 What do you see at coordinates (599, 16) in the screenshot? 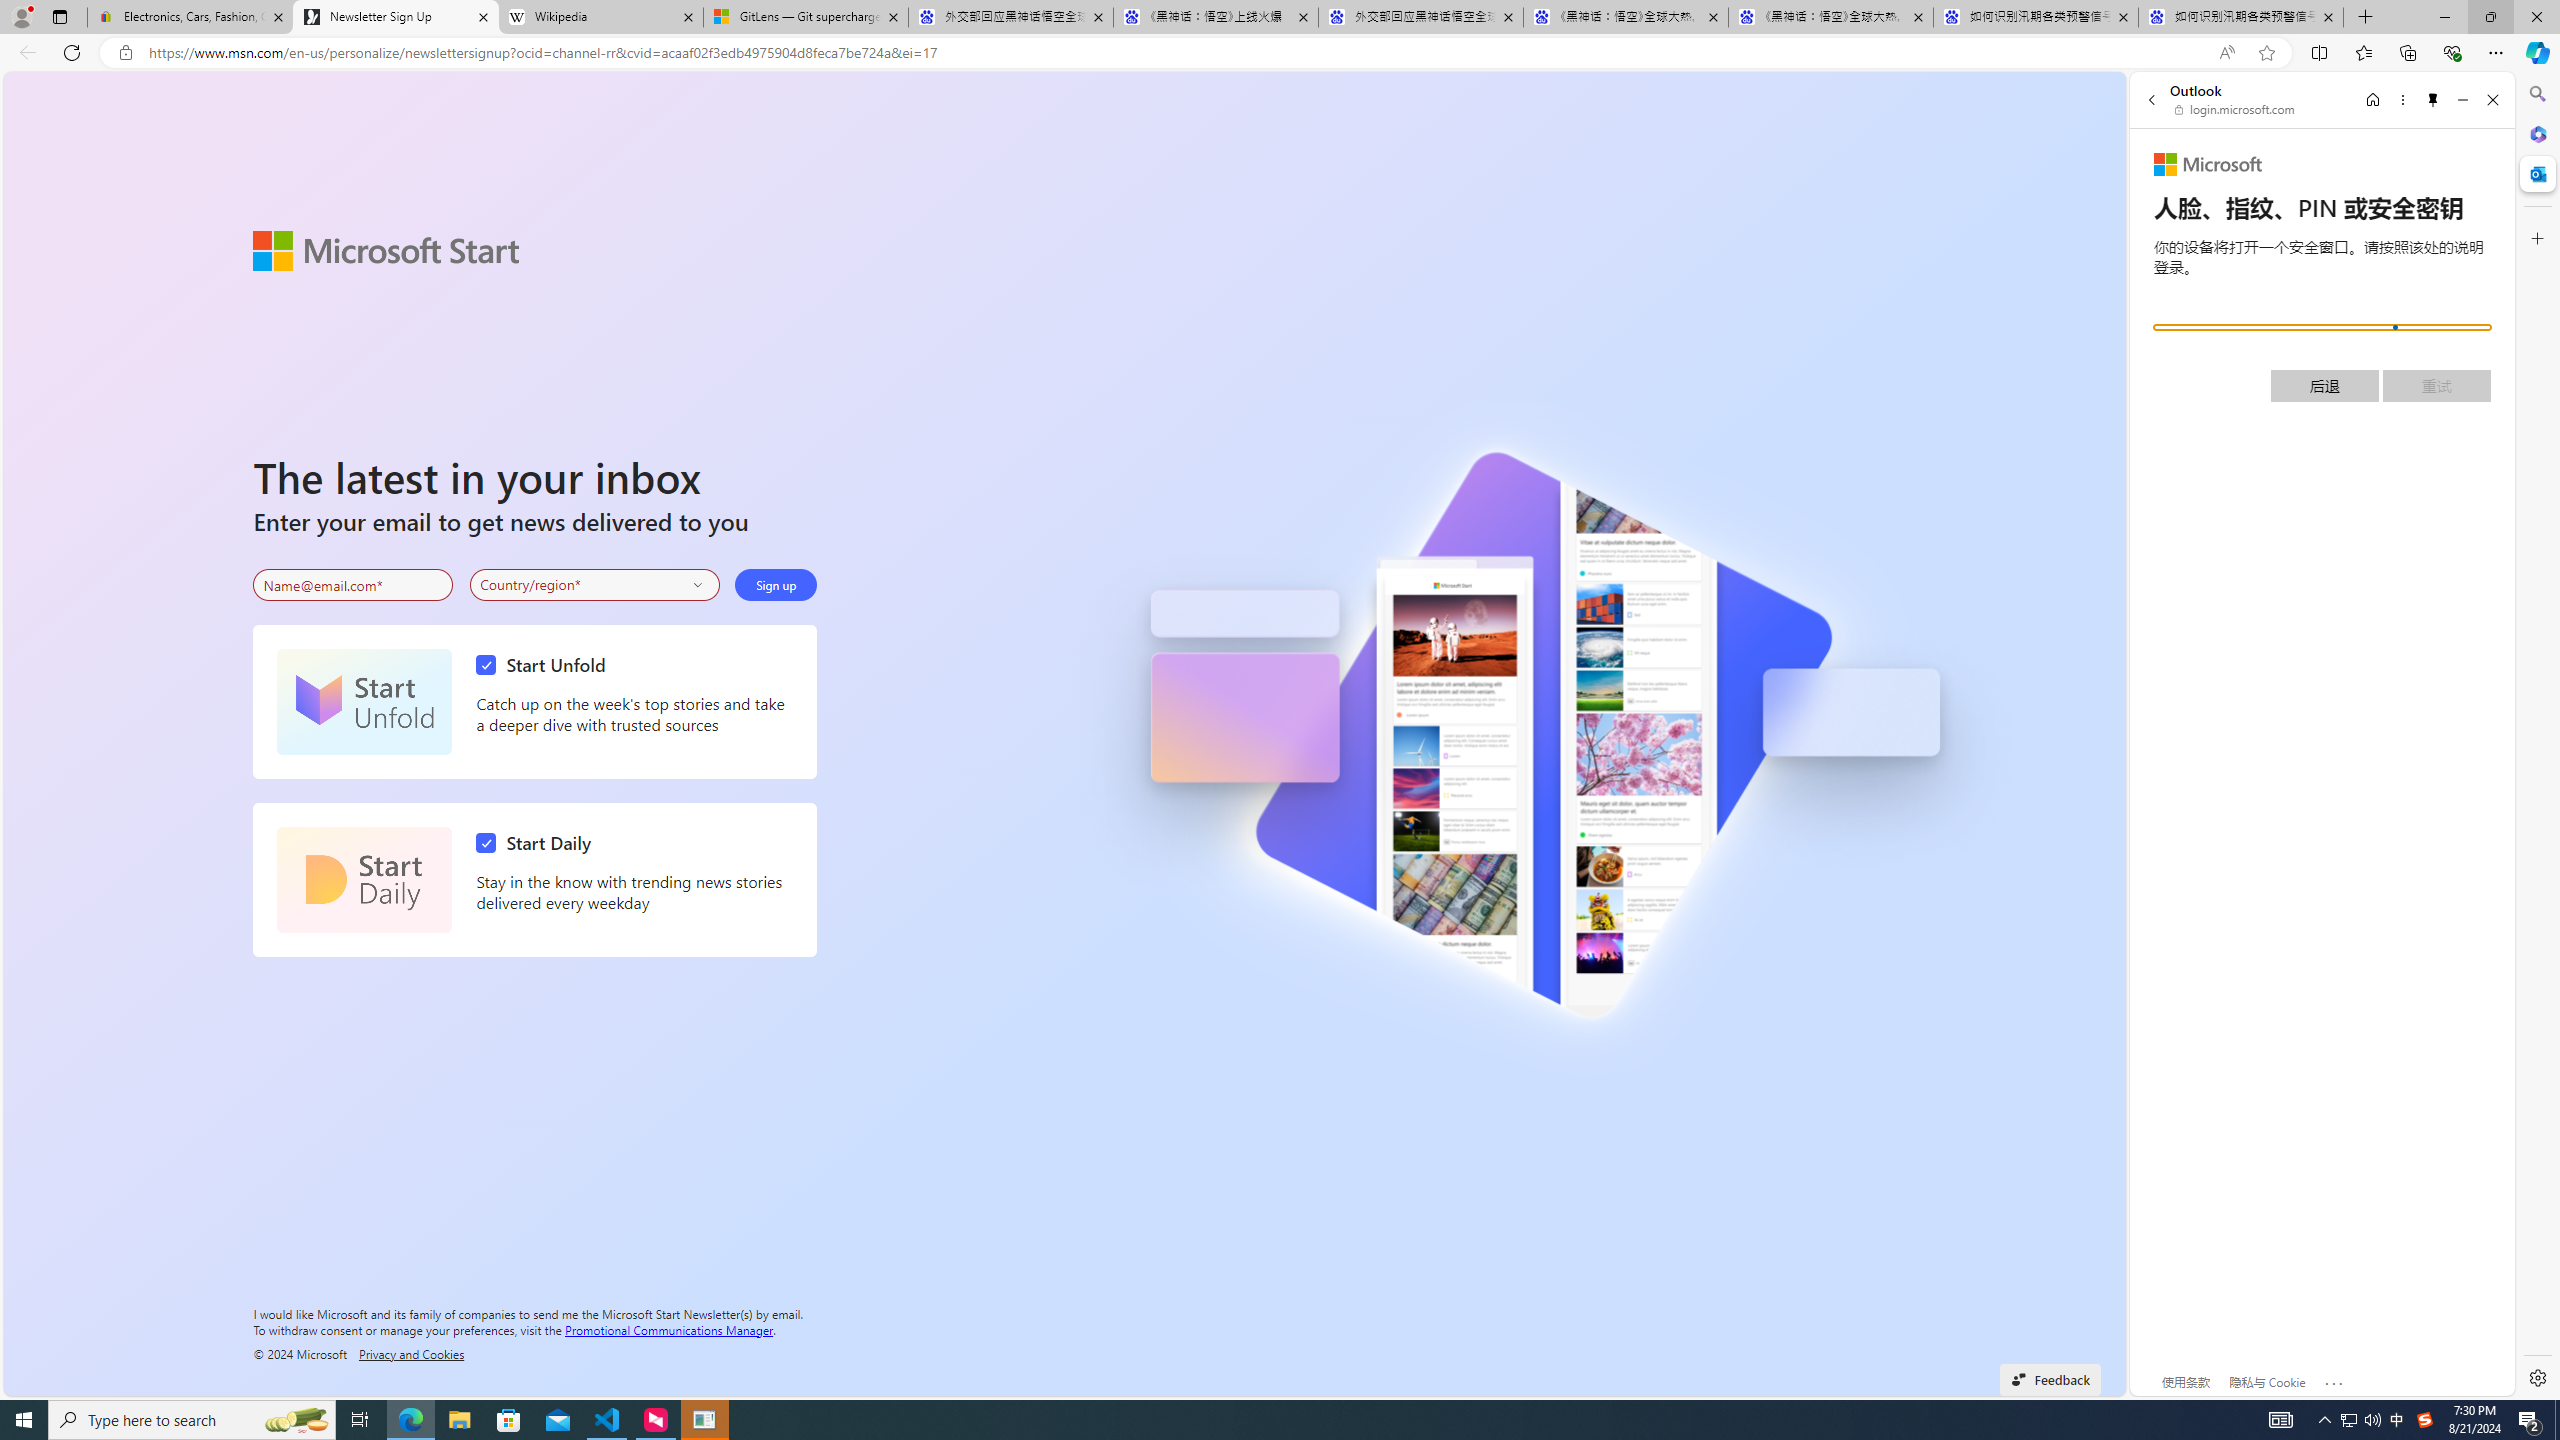
I see `'Wikipedia'` at bounding box center [599, 16].